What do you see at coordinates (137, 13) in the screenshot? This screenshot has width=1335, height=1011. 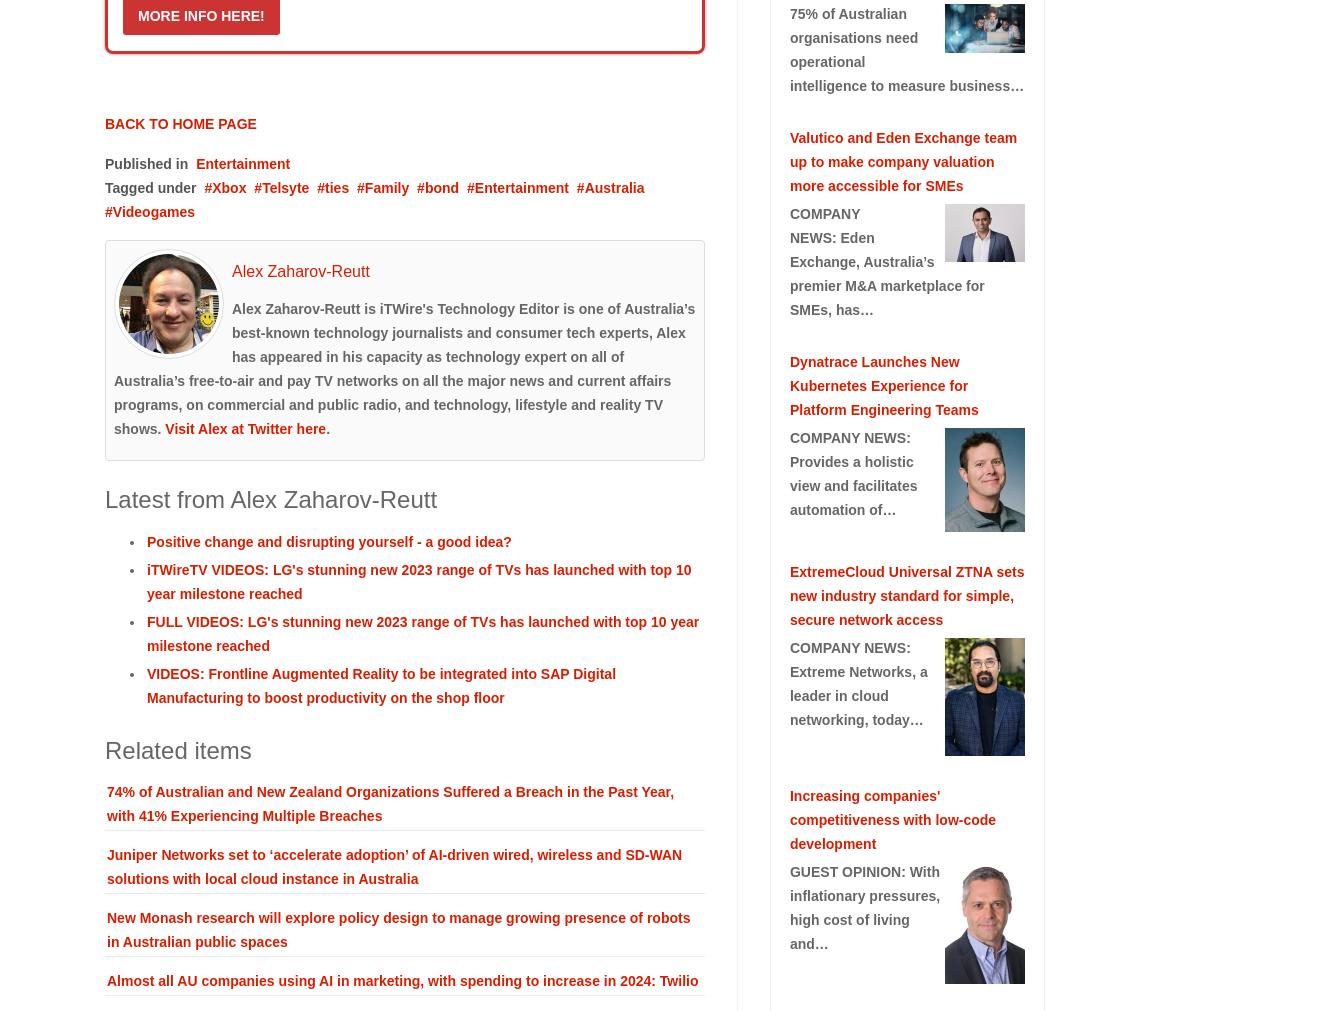 I see `'MORE INFO HERE!'` at bounding box center [137, 13].